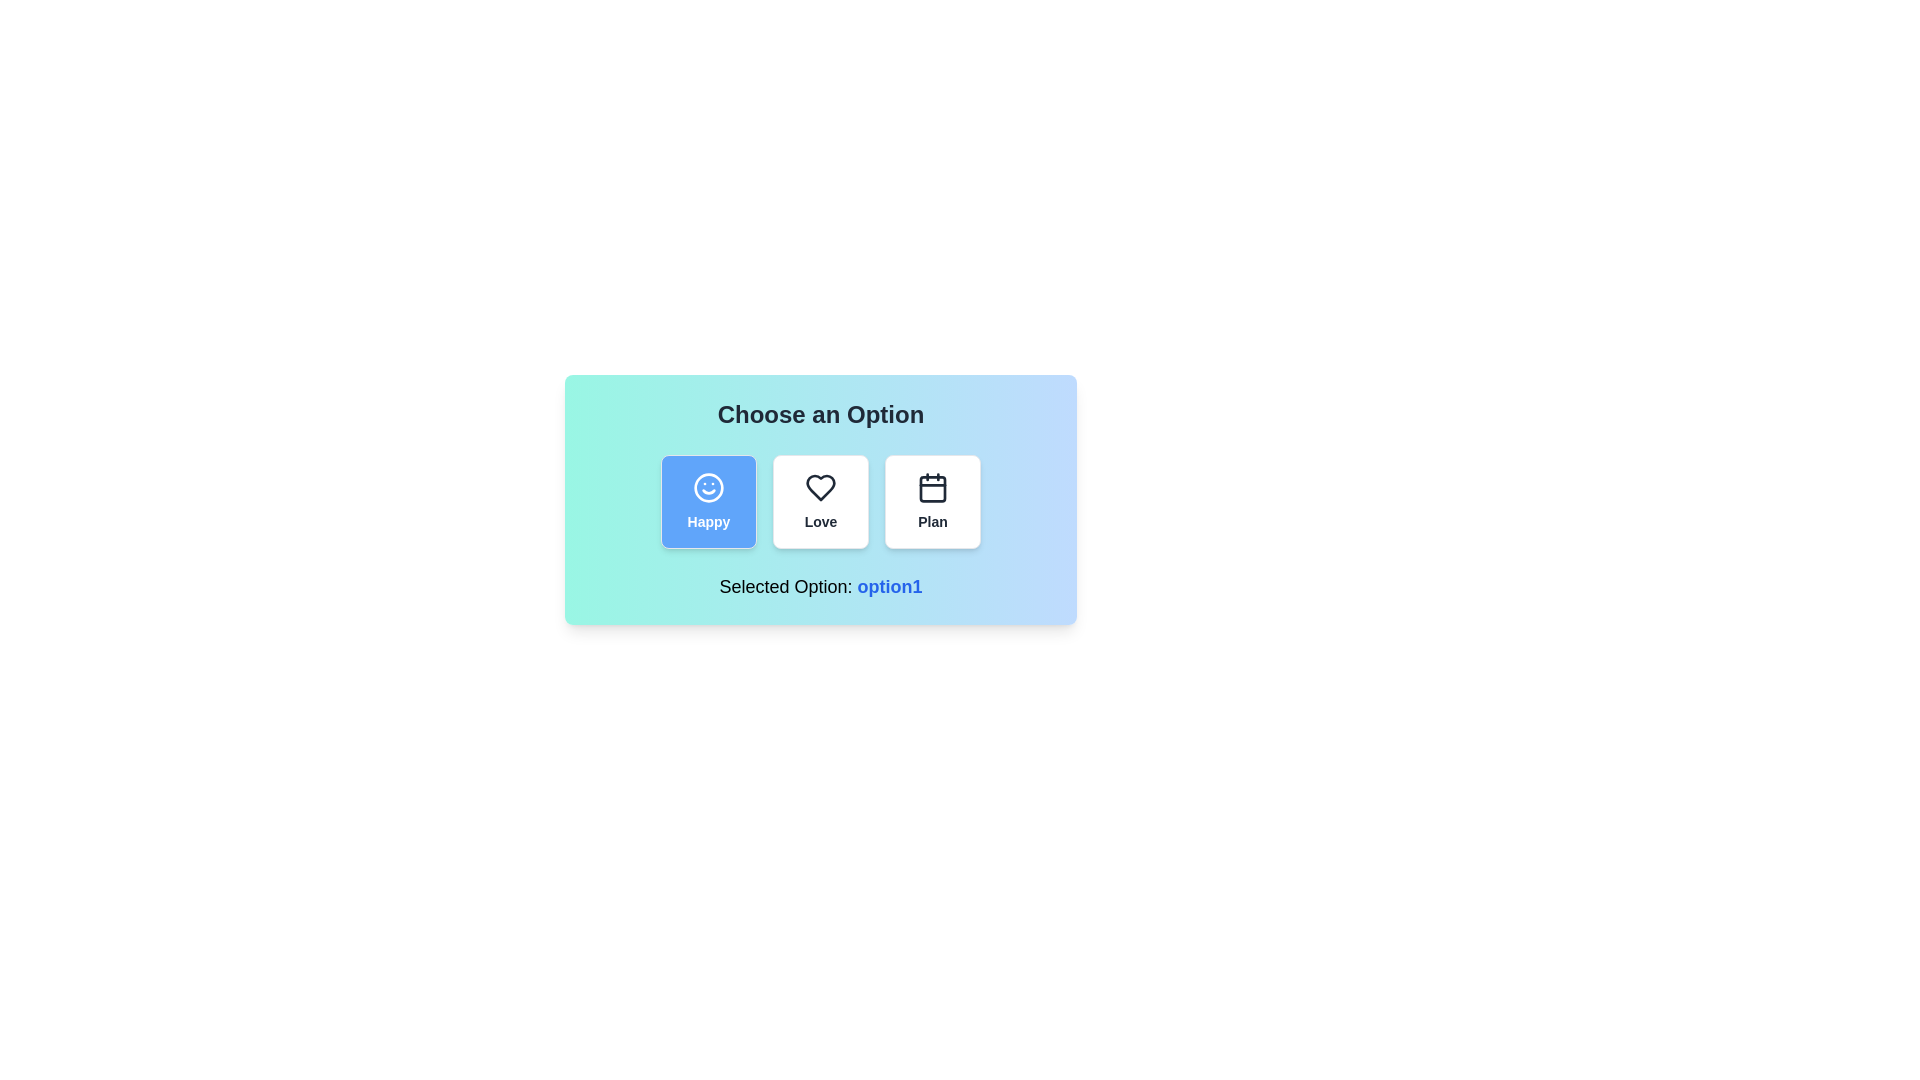 This screenshot has height=1080, width=1920. I want to click on the text label that reads 'Happy', which is styled in bold white font against a blue background and is positioned below a smiley face icon, so click(709, 520).